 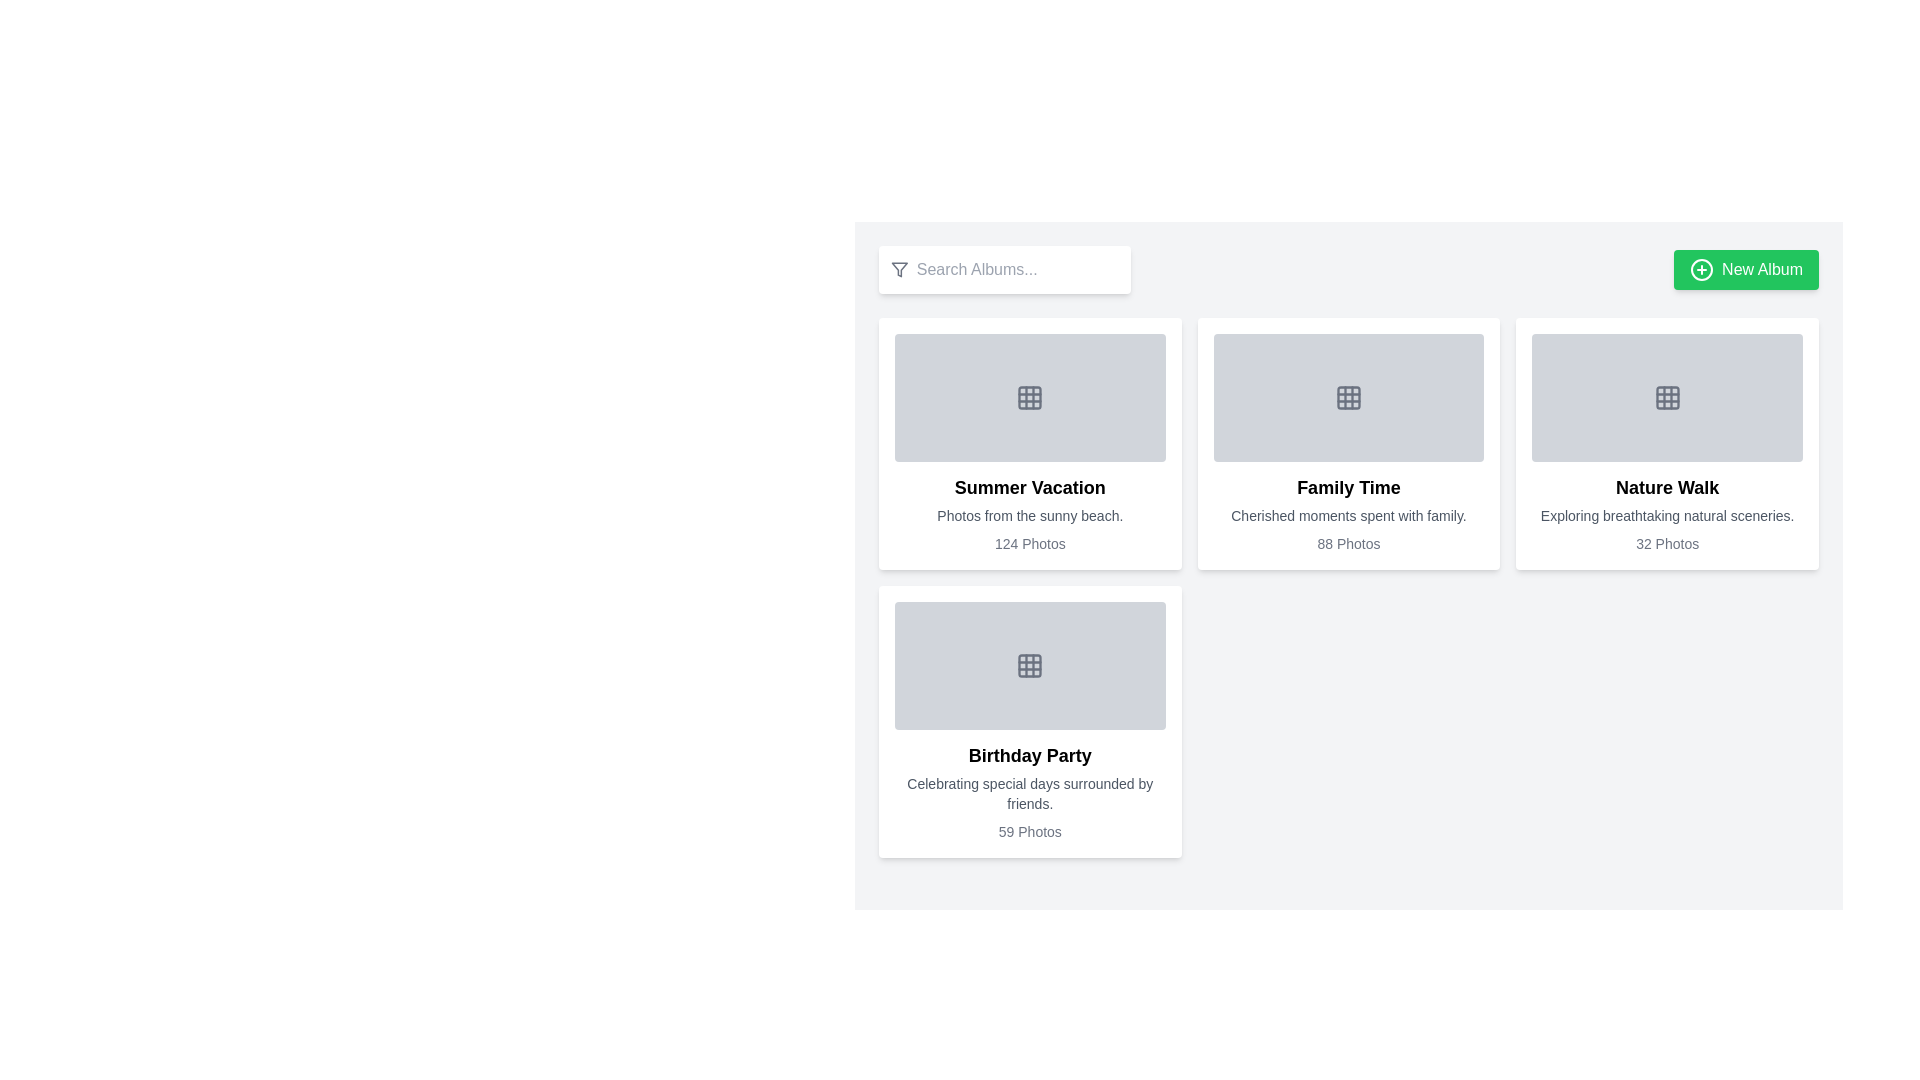 I want to click on the grid view icon representing the album 'Birthday Party', so click(x=1030, y=666).